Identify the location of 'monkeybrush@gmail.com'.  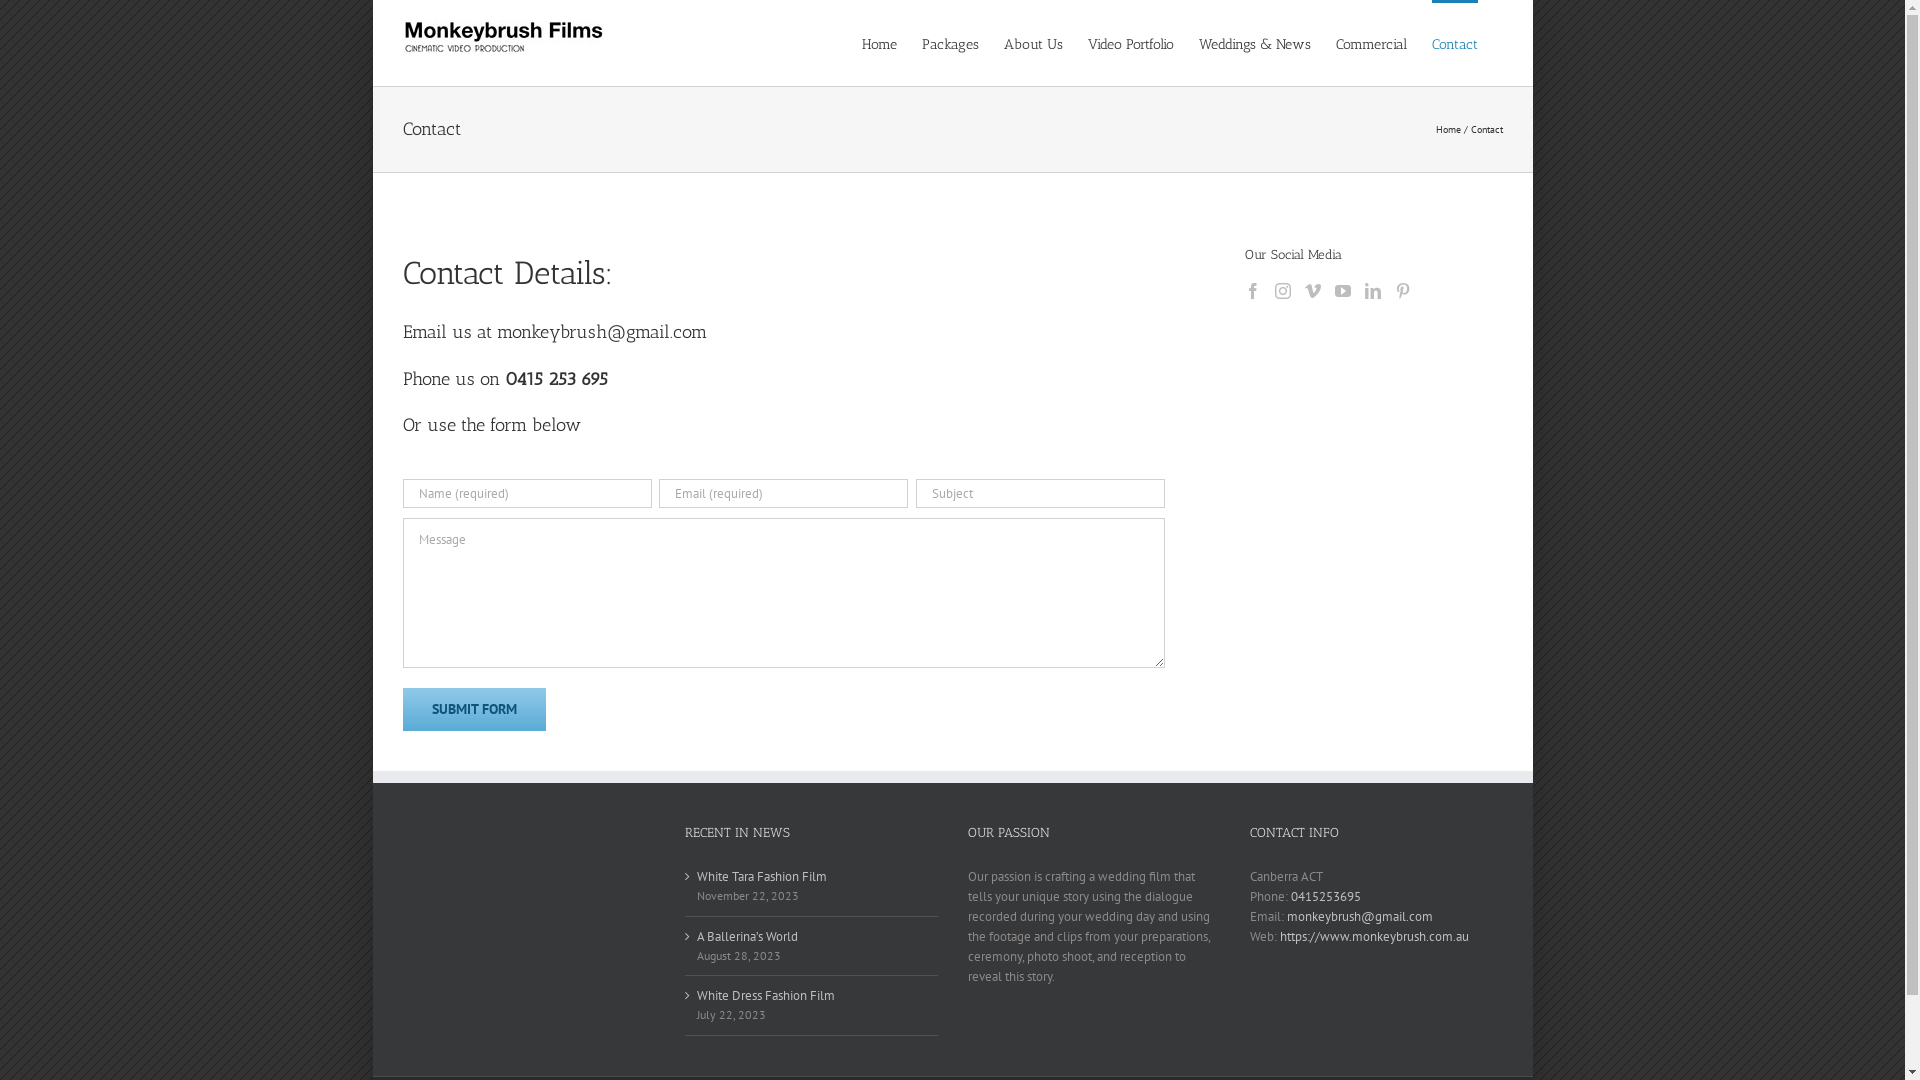
(1359, 916).